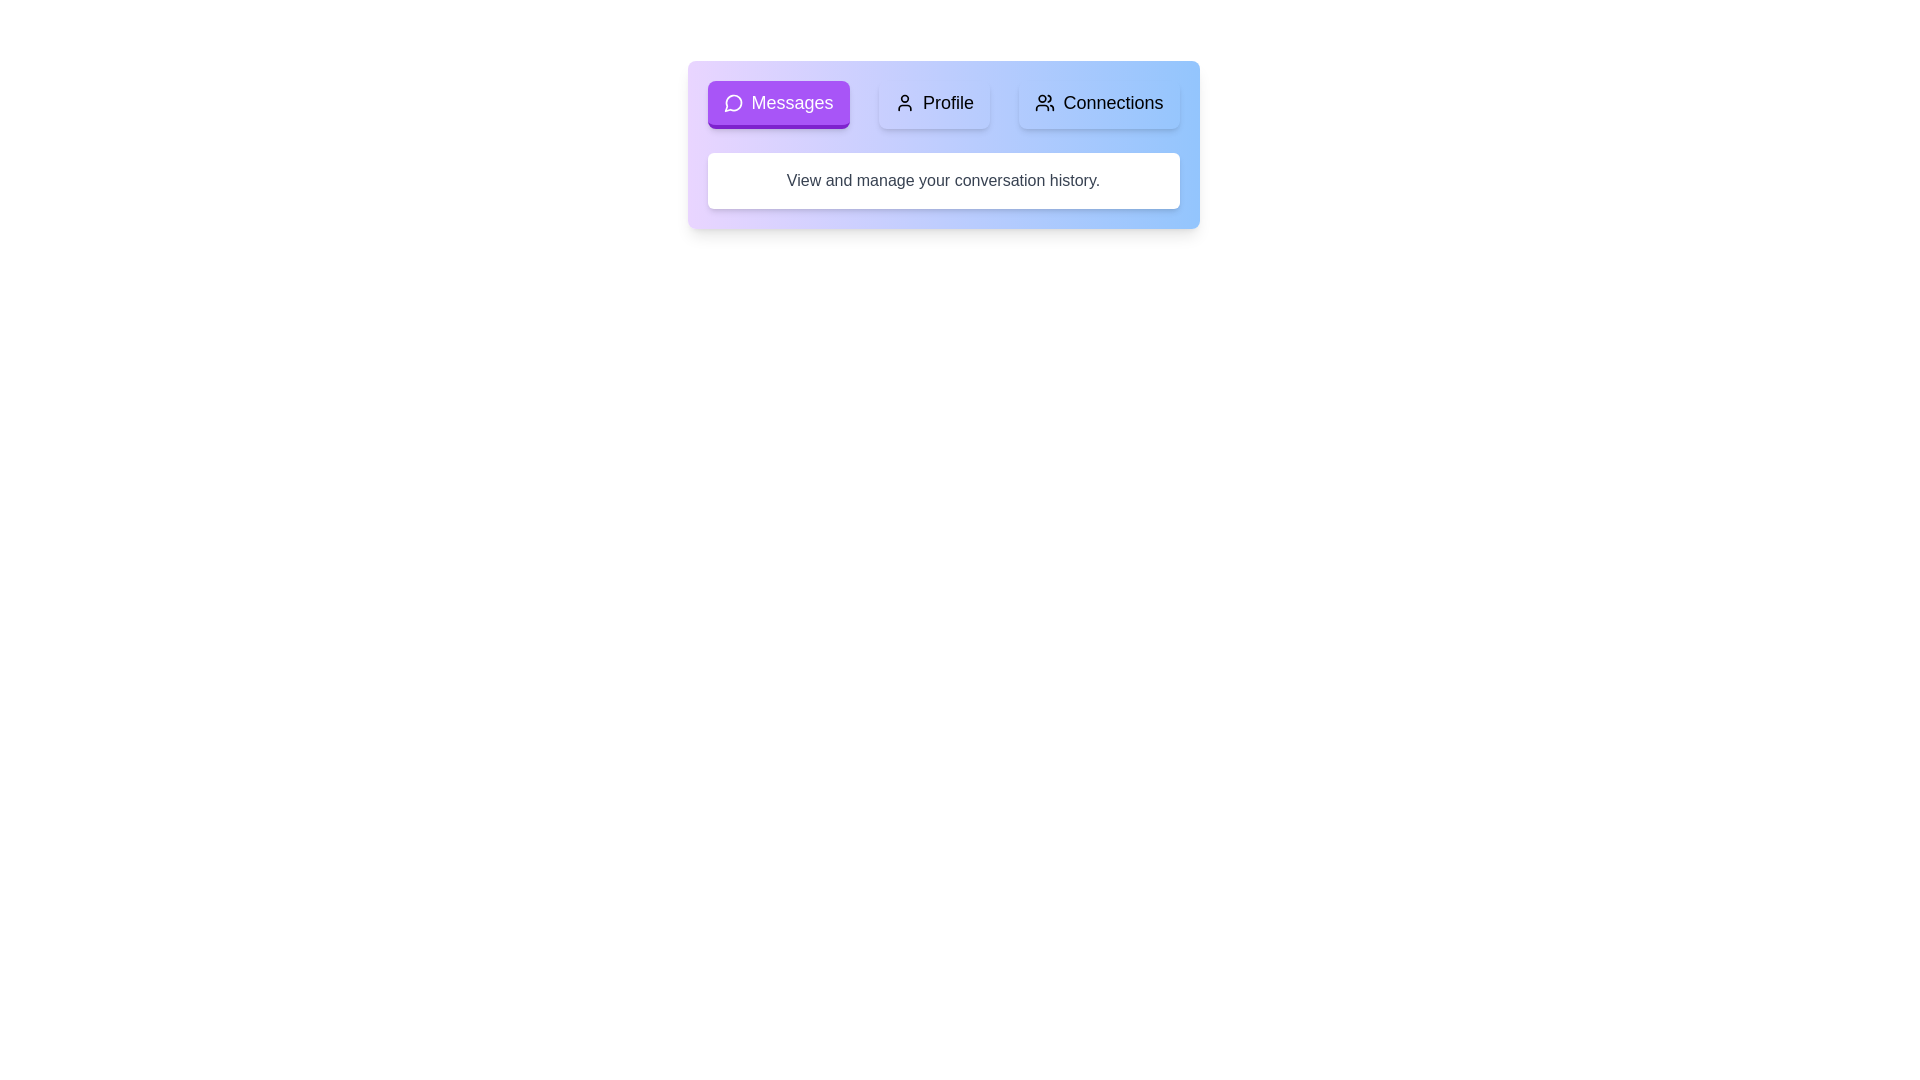 This screenshot has height=1080, width=1920. Describe the element at coordinates (732, 103) in the screenshot. I see `the graphic icon representing the 'Messages' feature` at that location.